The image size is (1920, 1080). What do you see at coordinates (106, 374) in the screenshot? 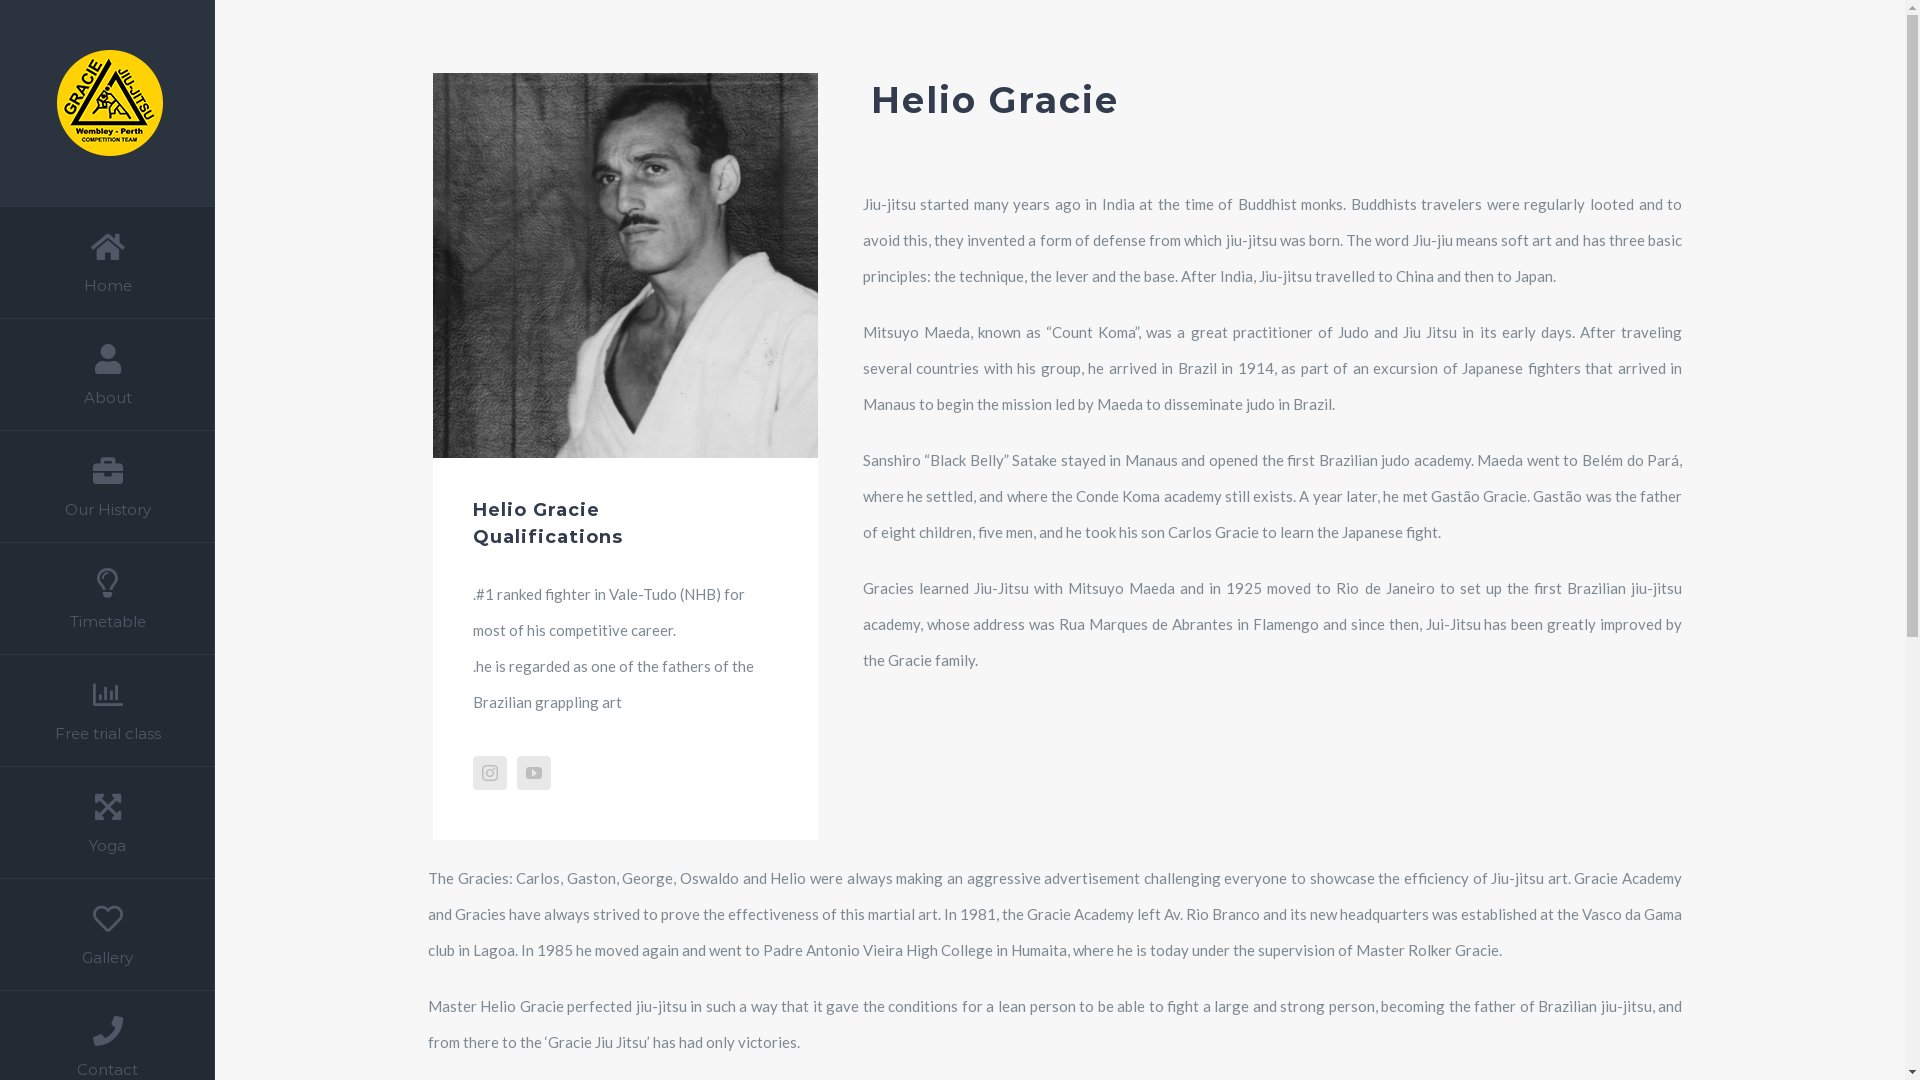
I see `'About'` at bounding box center [106, 374].